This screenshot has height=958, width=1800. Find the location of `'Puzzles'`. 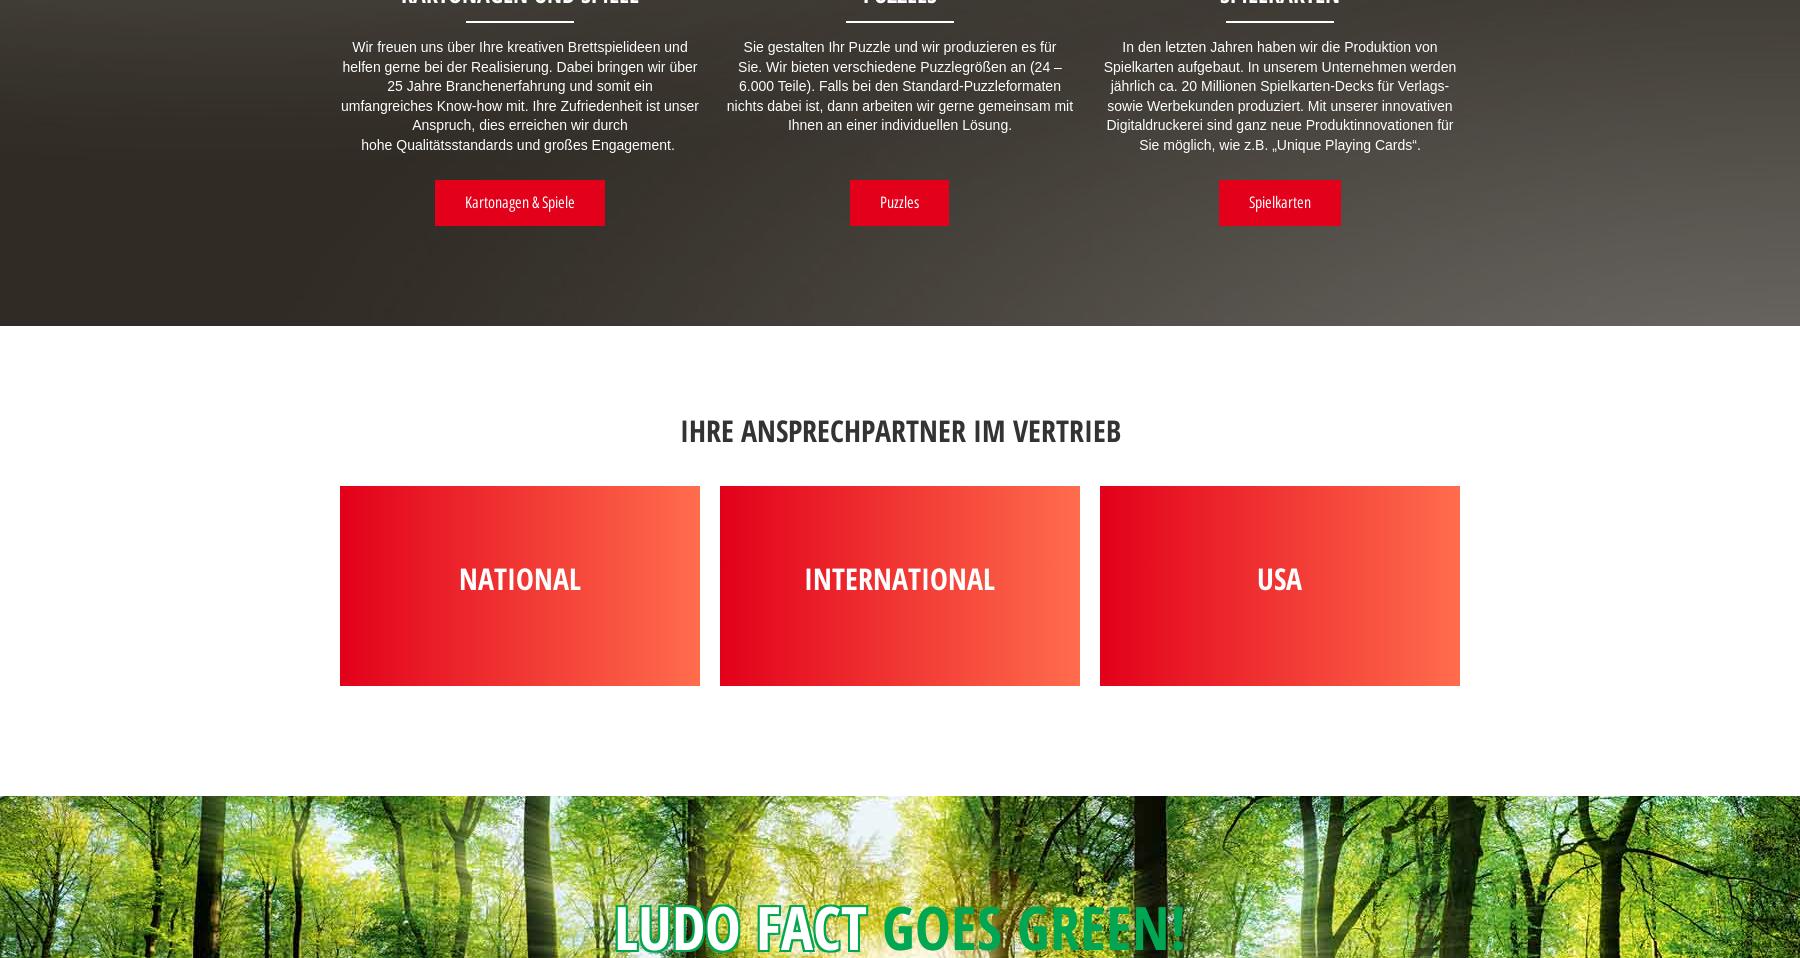

'Puzzles' is located at coordinates (899, 200).